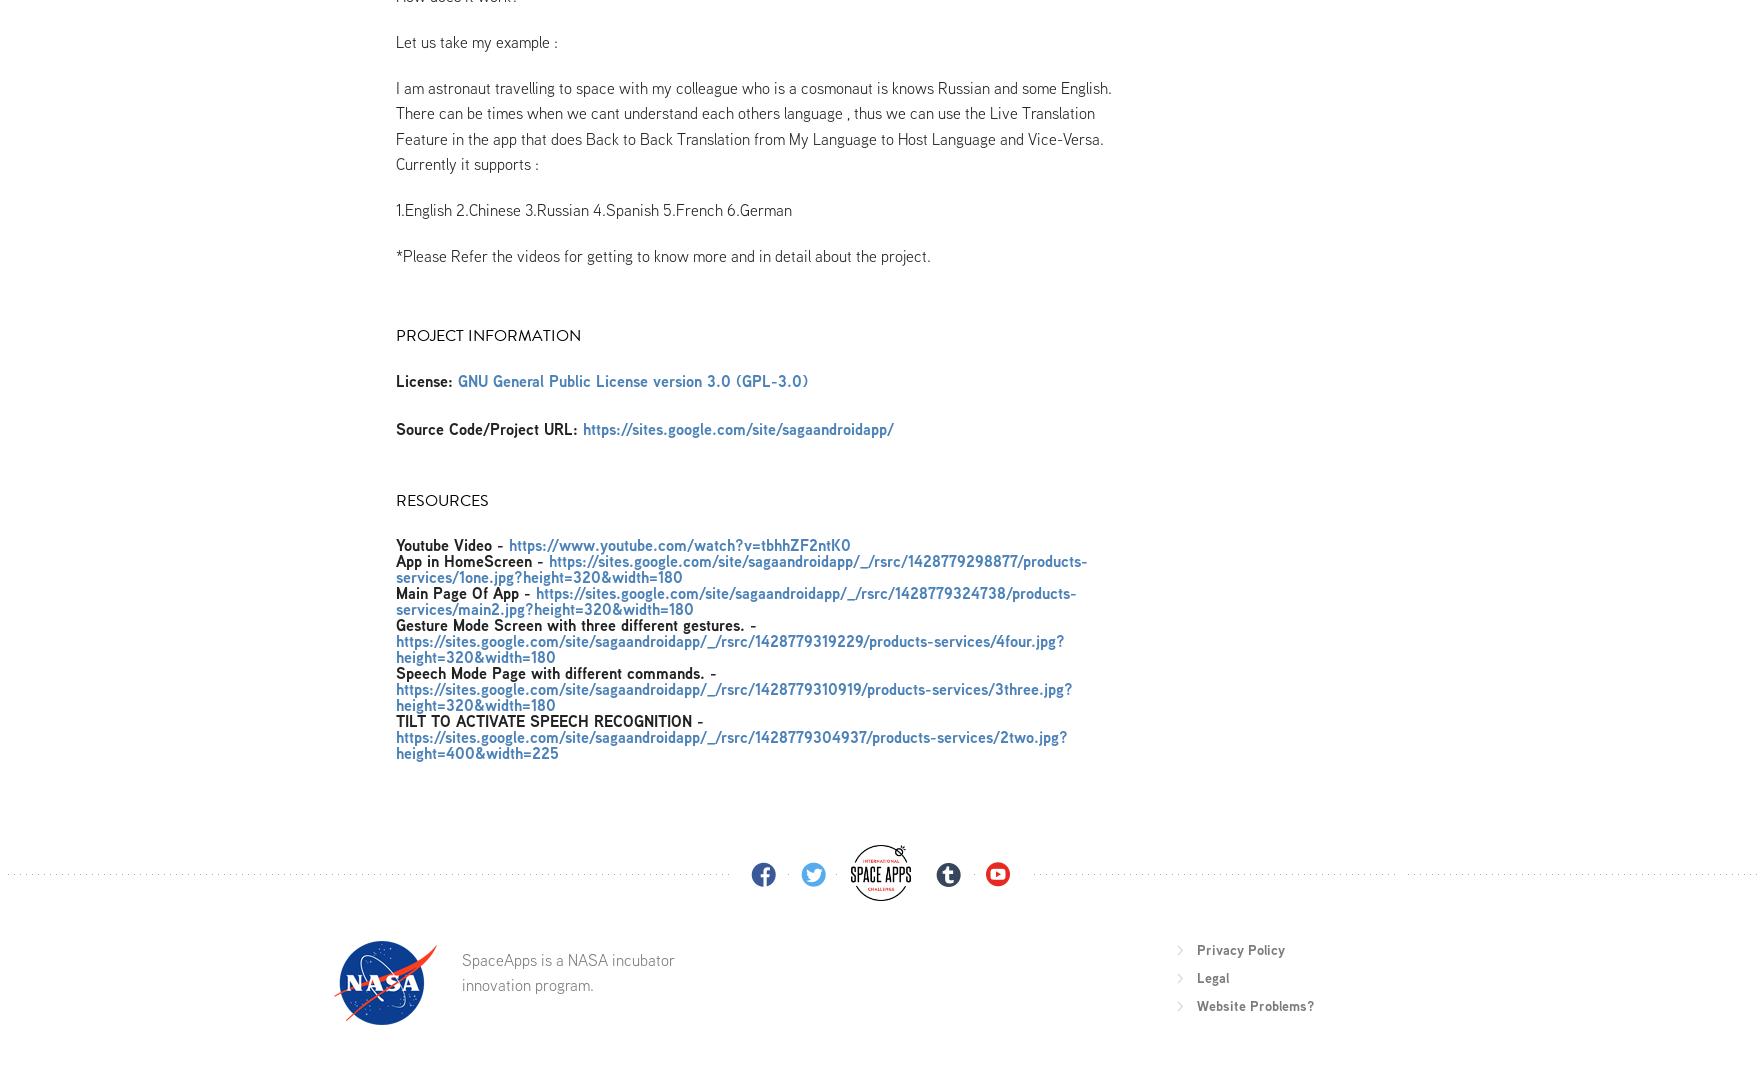  Describe the element at coordinates (1211, 976) in the screenshot. I see `'Legal'` at that location.